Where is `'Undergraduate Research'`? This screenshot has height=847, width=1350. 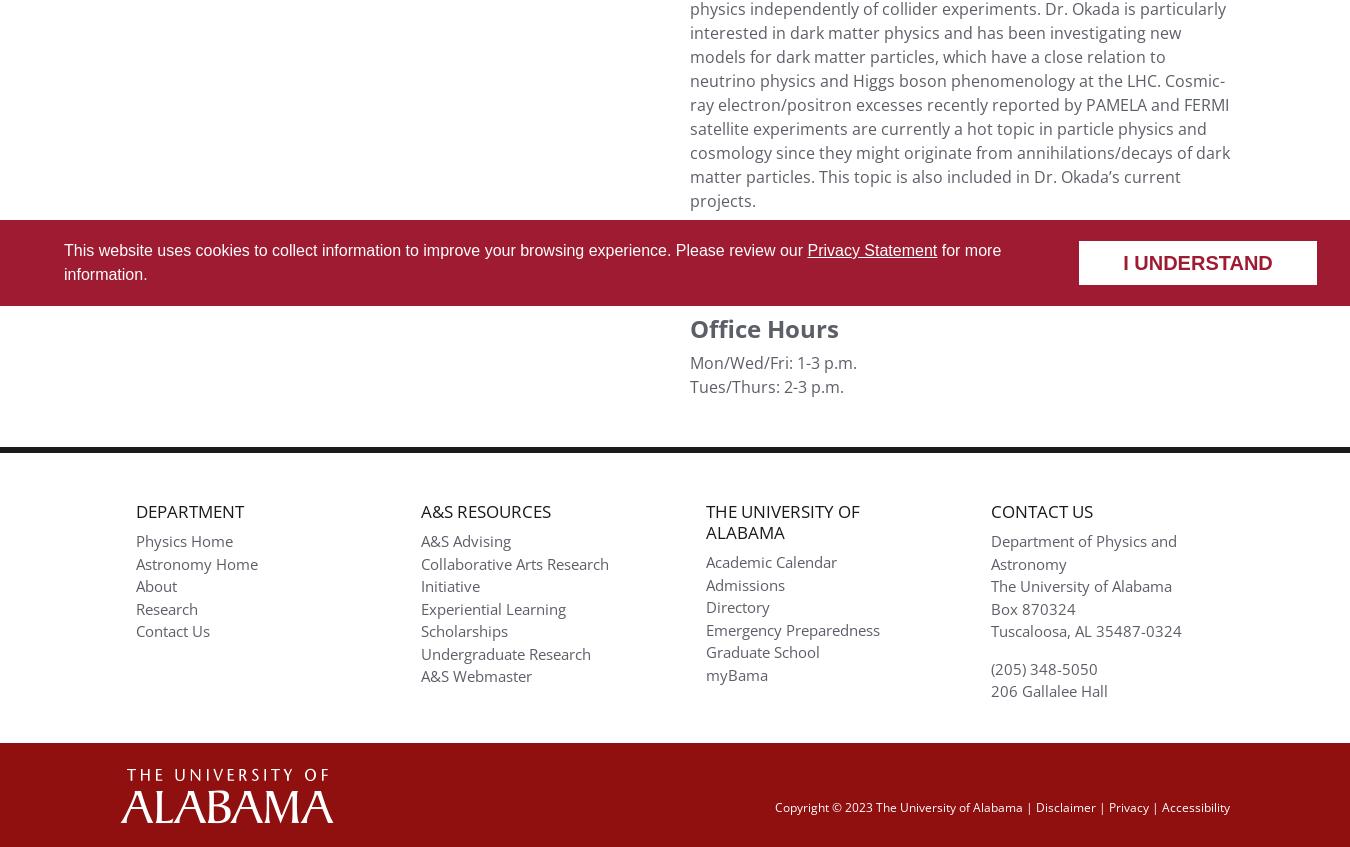
'Undergraduate Research' is located at coordinates (504, 652).